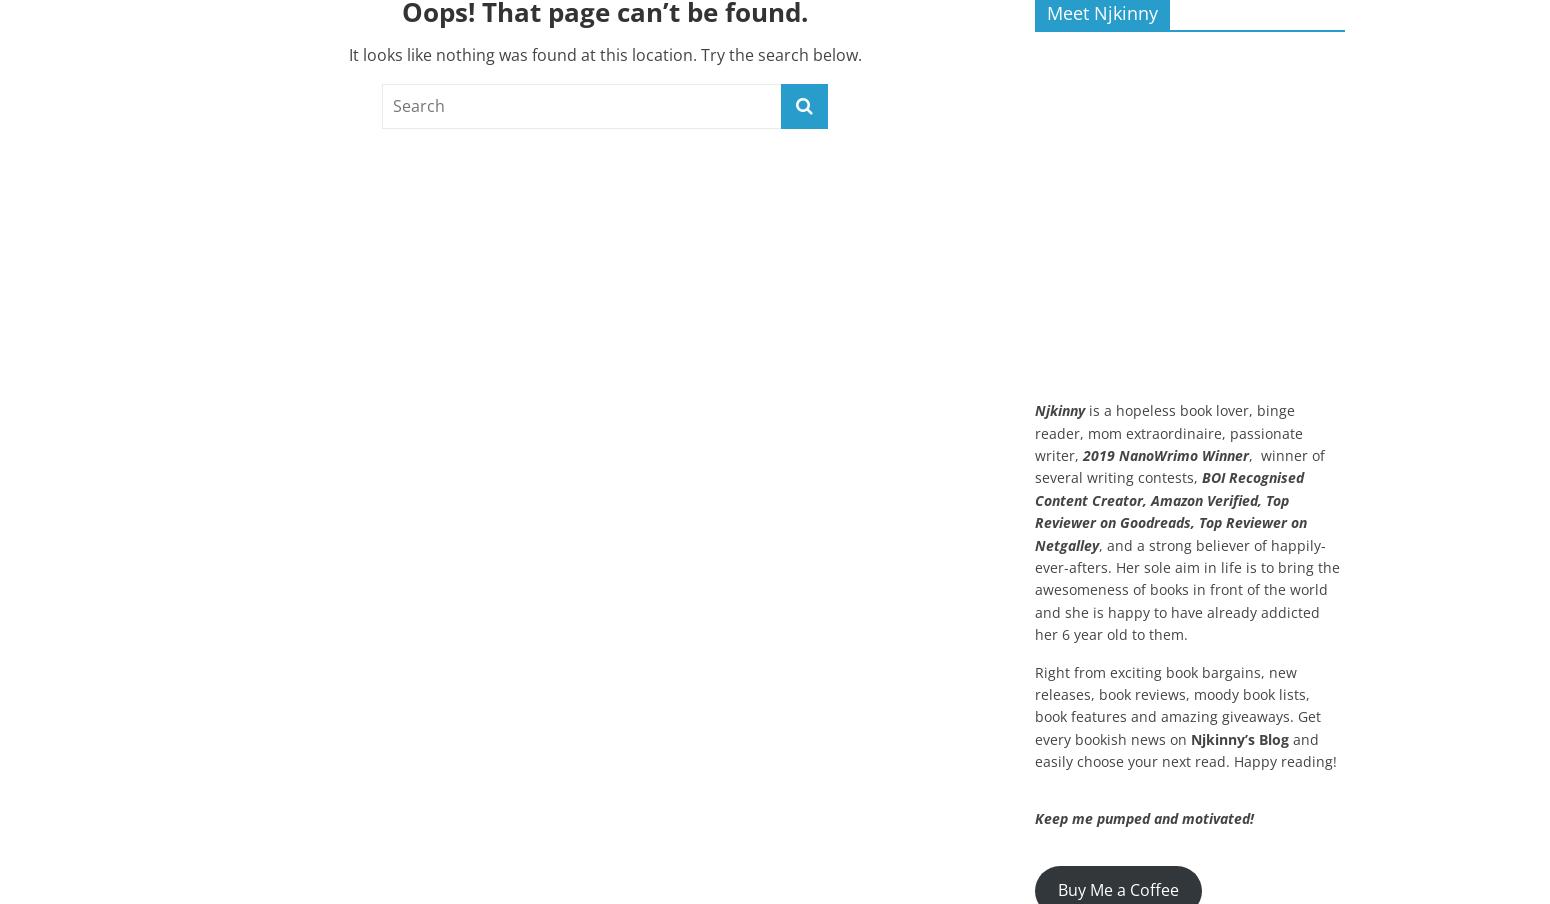 This screenshot has height=904, width=1550. What do you see at coordinates (1187, 588) in the screenshot?
I see `', and a strong believer of happily-ever-afters. Her sole aim in life is to bring the awesomeness of books in front of the world and she is happy to have already addicted her 6 year old to them.'` at bounding box center [1187, 588].